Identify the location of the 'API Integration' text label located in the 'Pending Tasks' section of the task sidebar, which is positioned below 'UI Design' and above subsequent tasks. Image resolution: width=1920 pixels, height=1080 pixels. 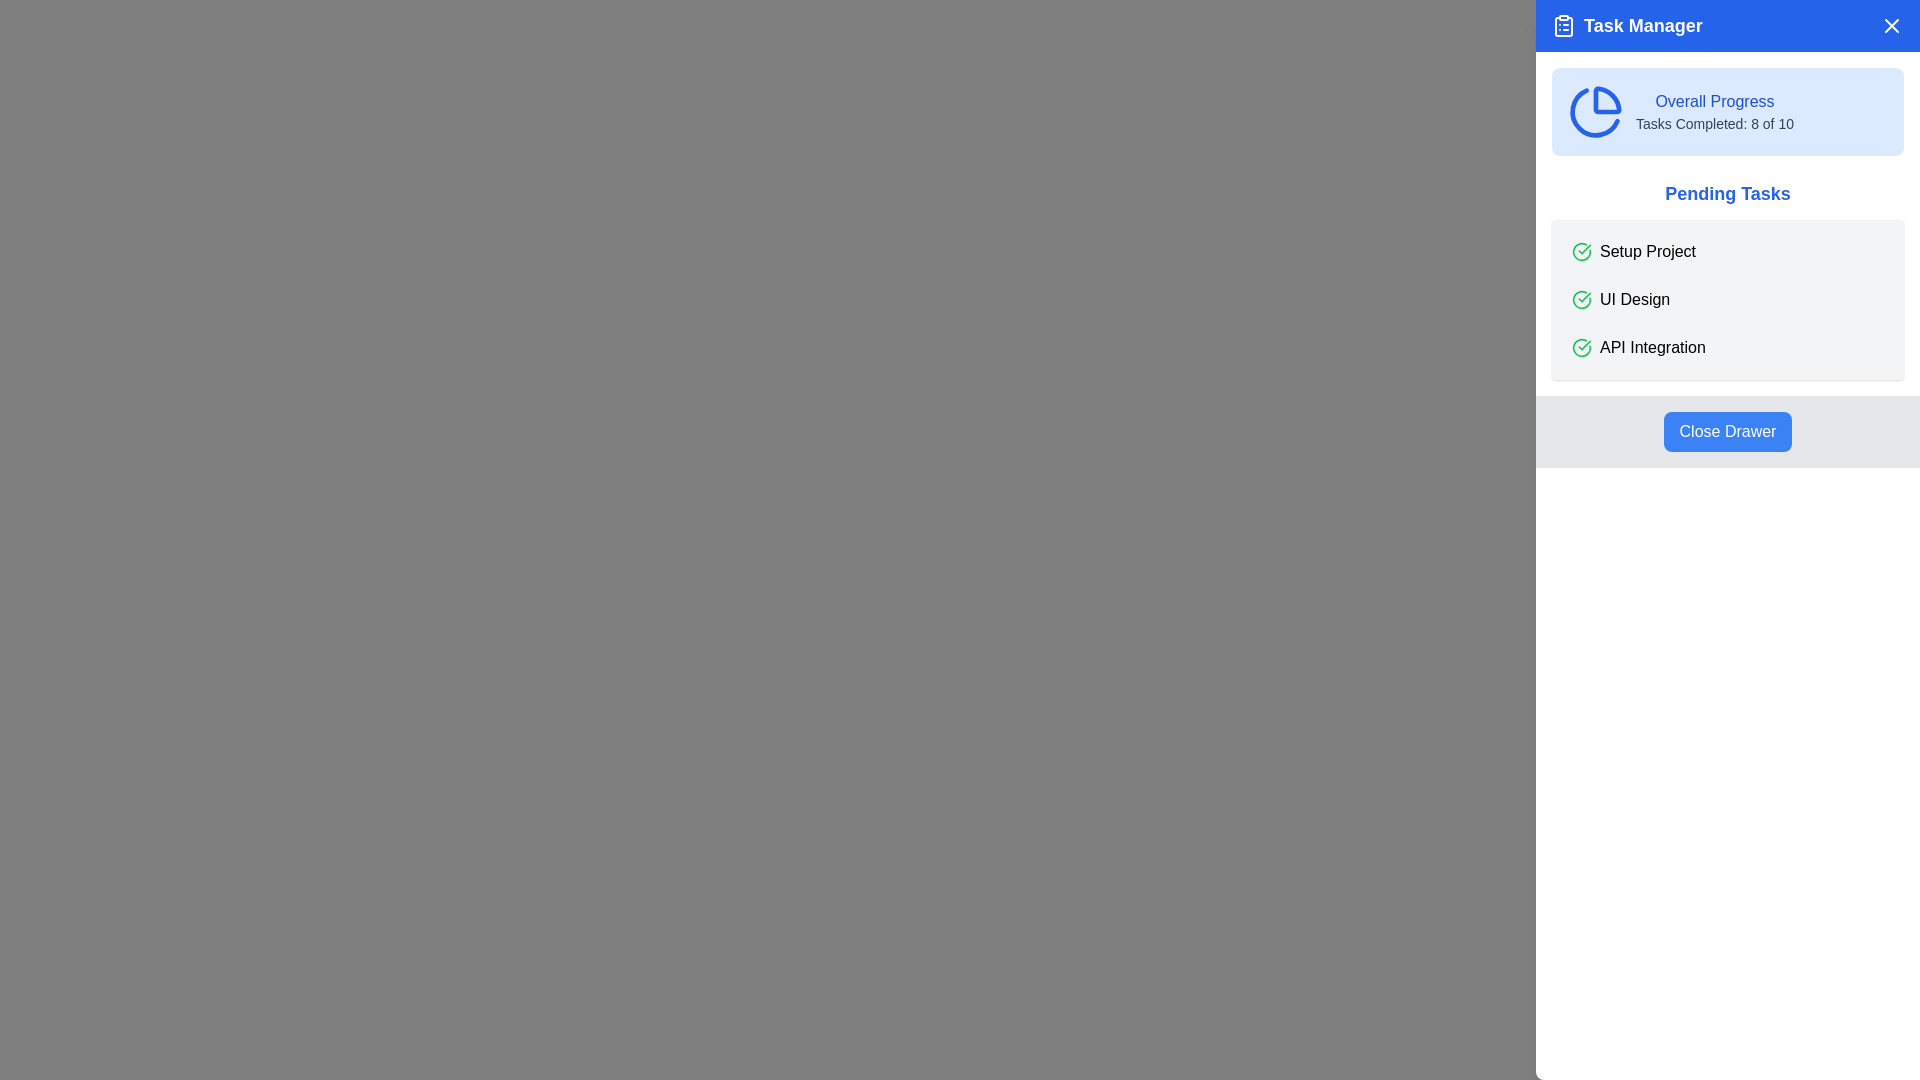
(1652, 346).